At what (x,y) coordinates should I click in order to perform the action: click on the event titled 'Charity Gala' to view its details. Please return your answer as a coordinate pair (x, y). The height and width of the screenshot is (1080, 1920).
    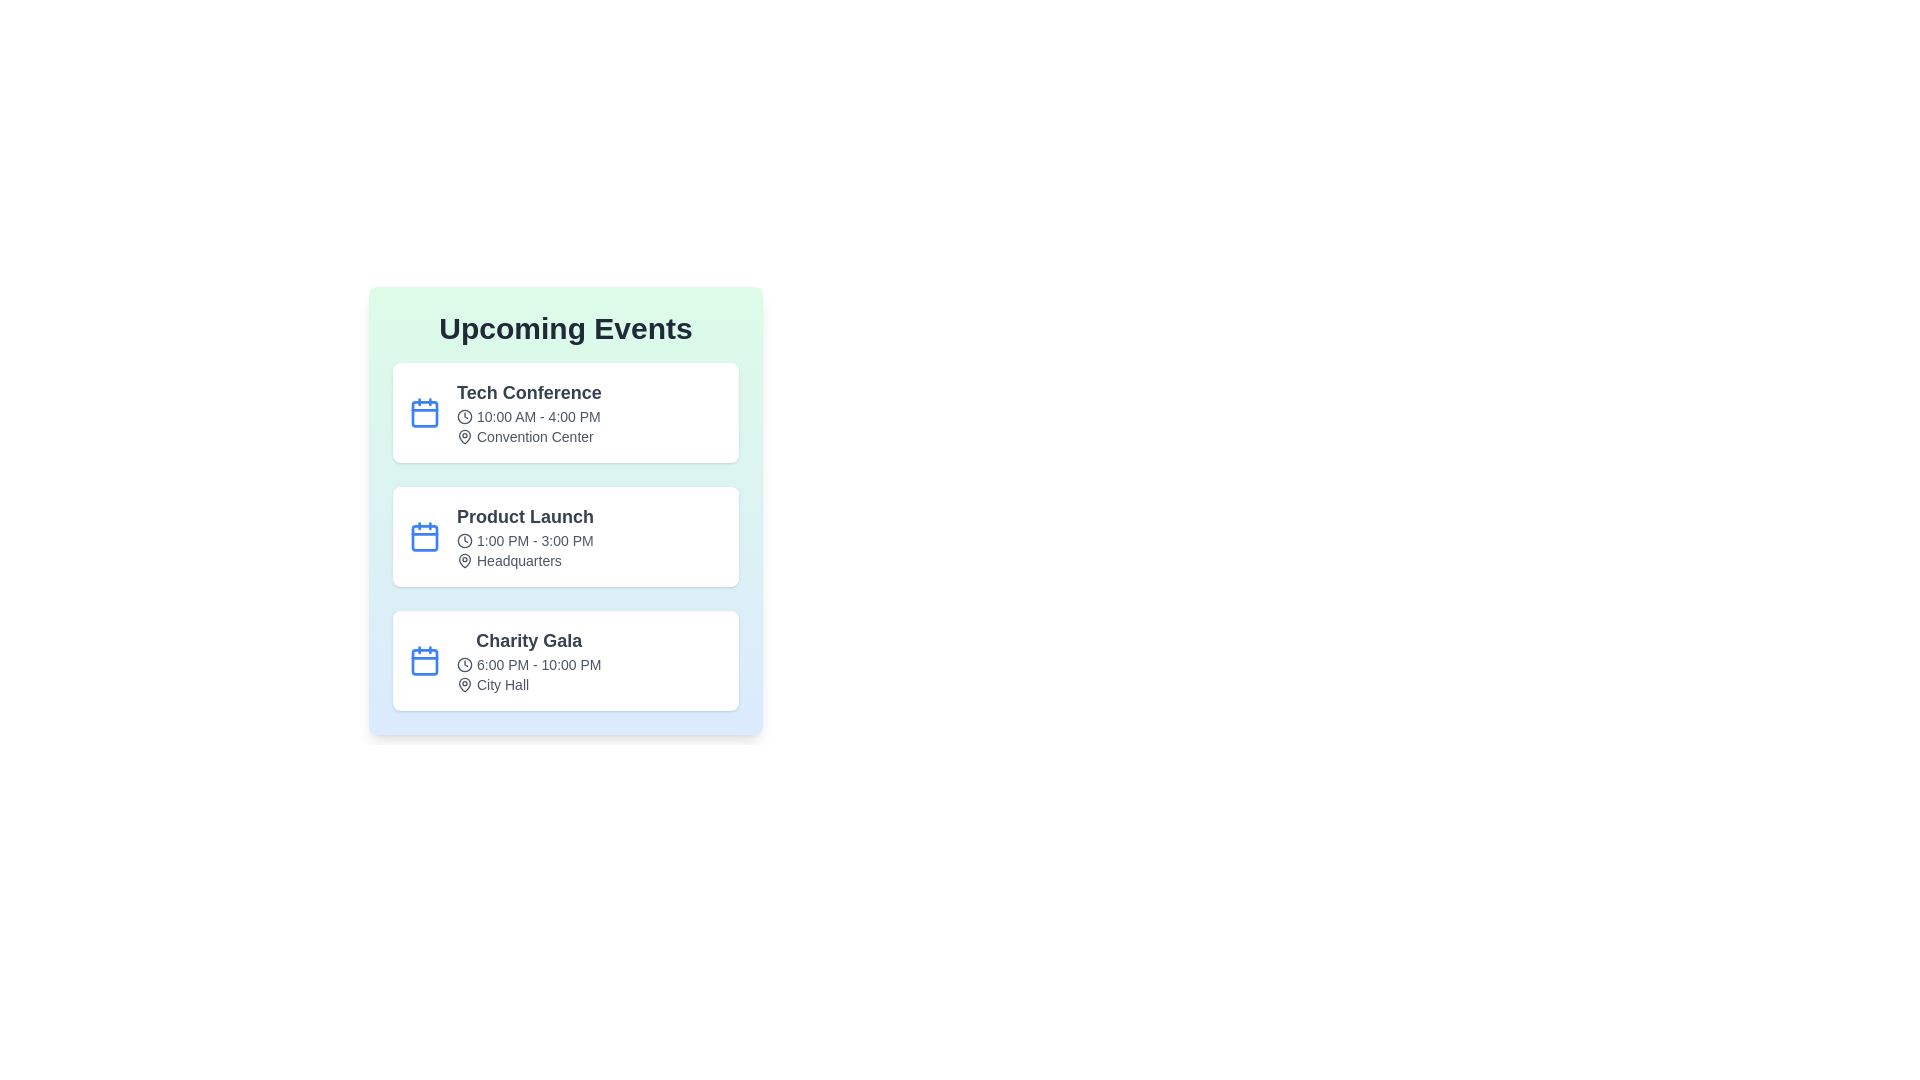
    Looking at the image, I should click on (565, 660).